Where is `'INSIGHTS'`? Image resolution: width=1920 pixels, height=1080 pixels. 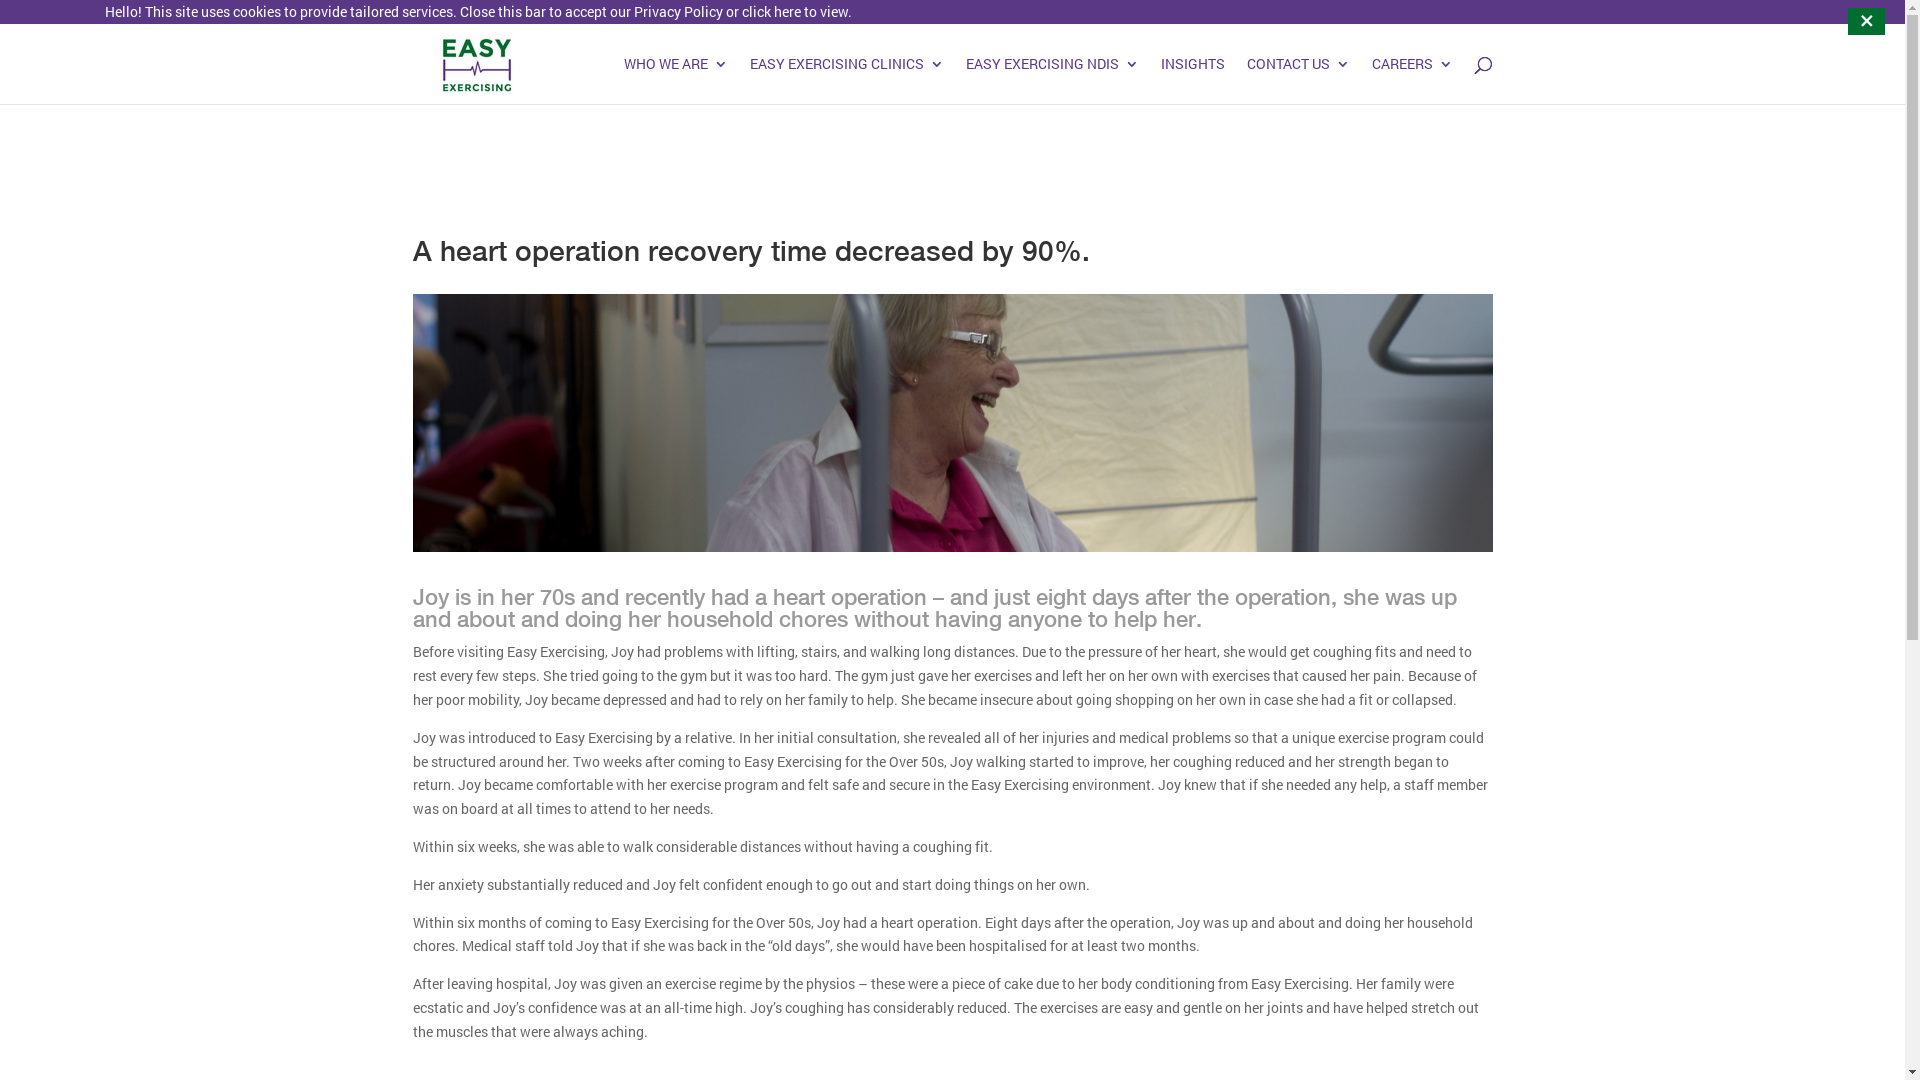
'INSIGHTS' is located at coordinates (1191, 79).